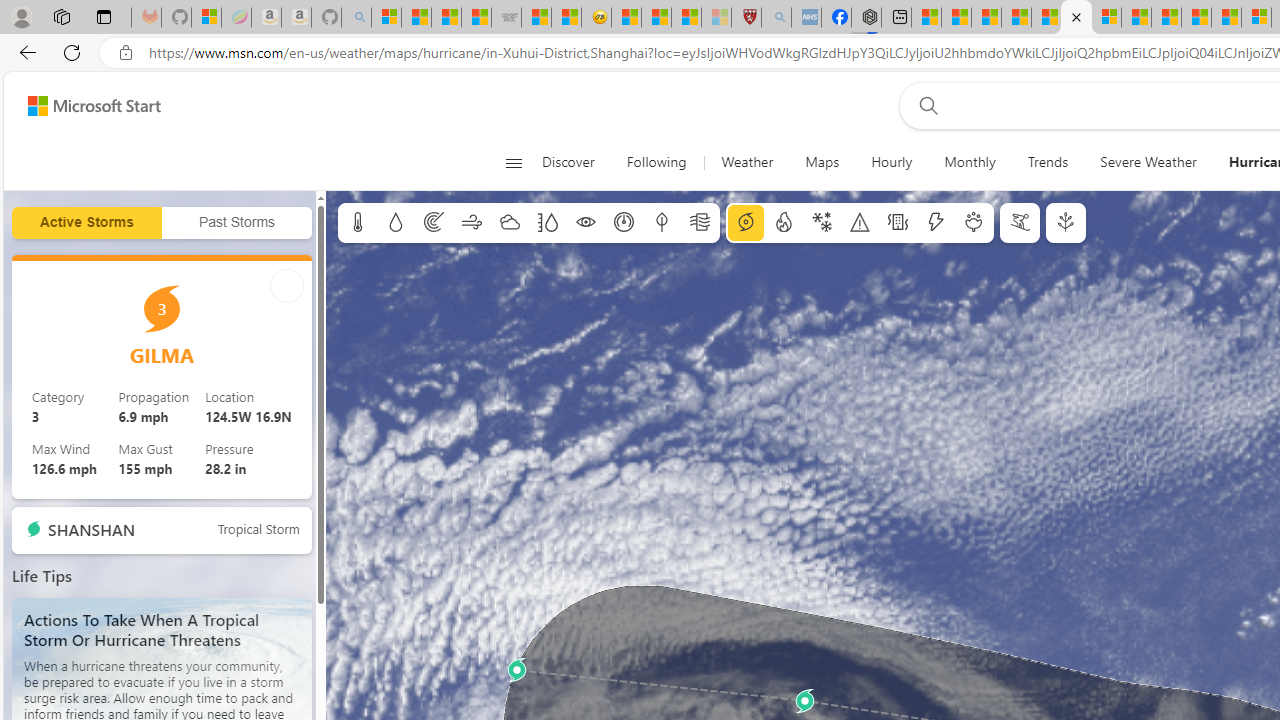 This screenshot has height=720, width=1280. What do you see at coordinates (970, 162) in the screenshot?
I see `'Monthly'` at bounding box center [970, 162].